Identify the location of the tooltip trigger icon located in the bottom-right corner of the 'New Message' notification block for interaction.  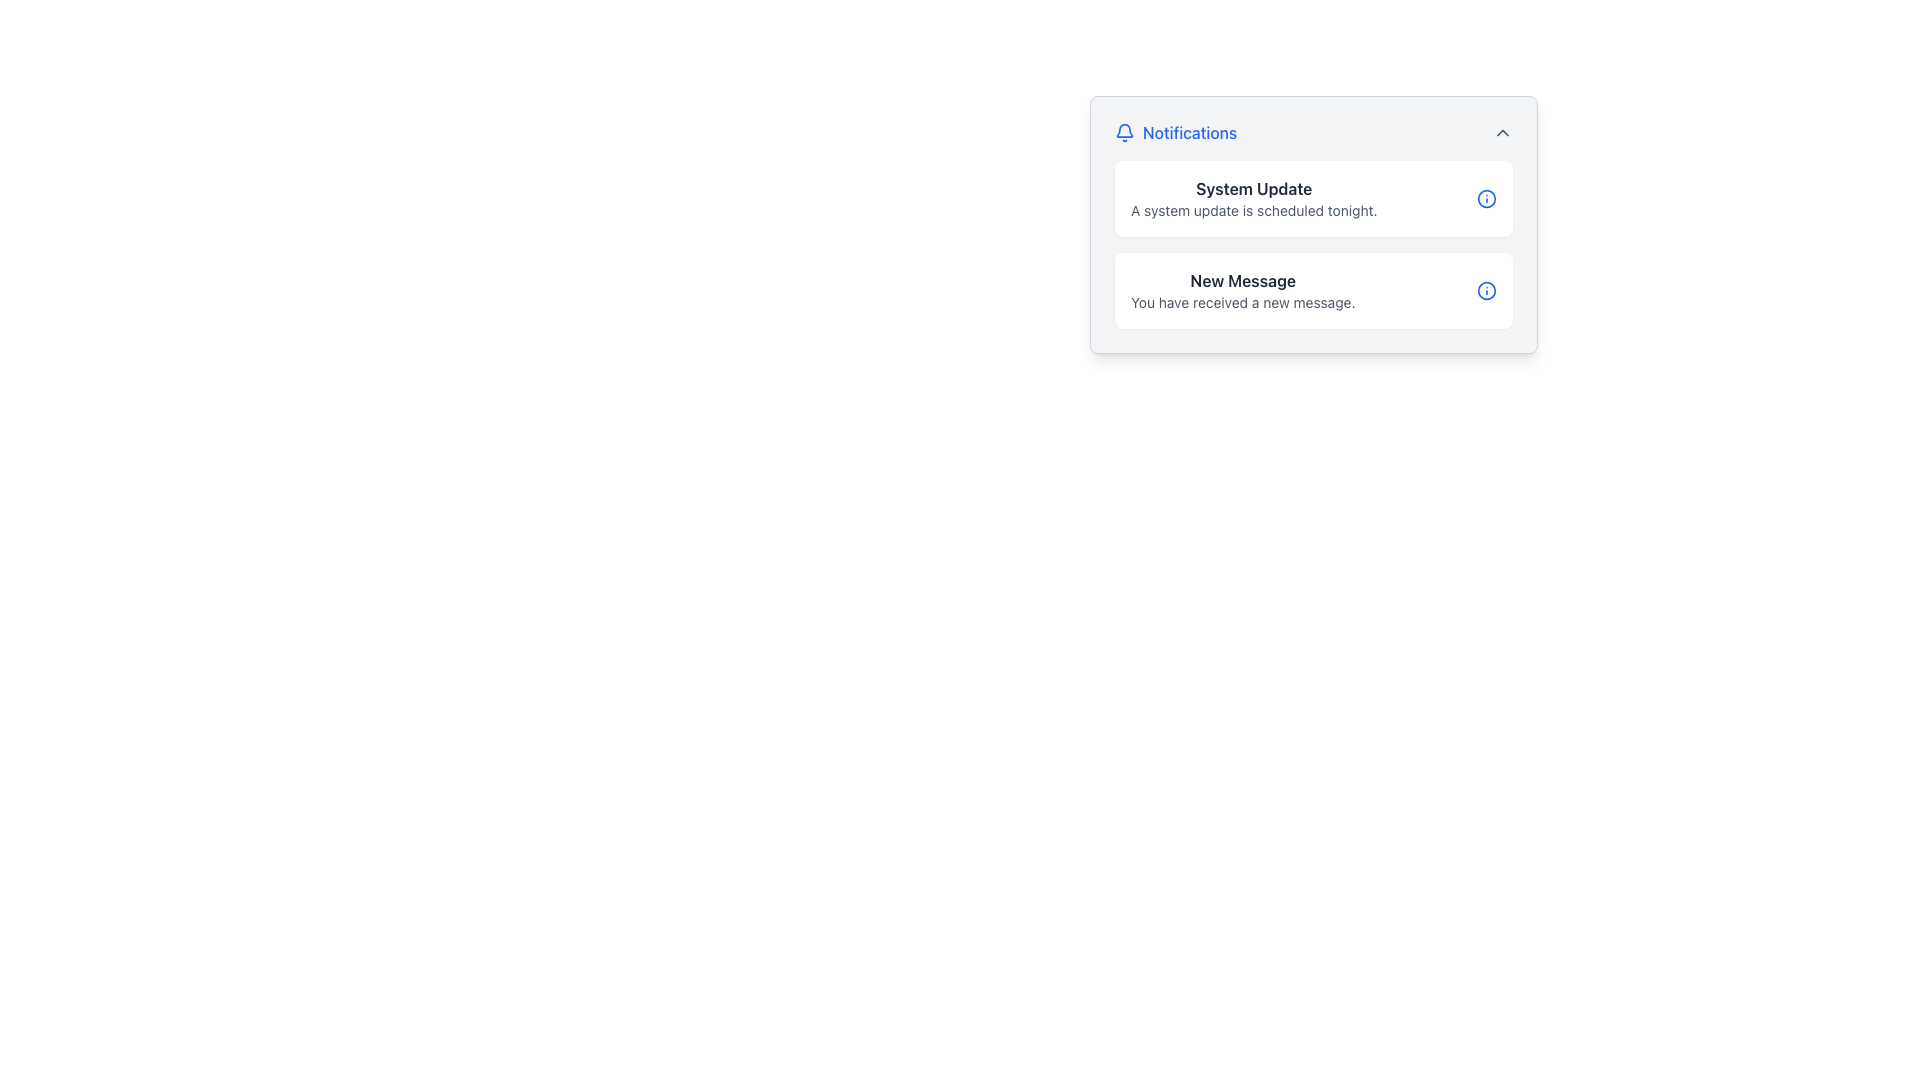
(1487, 290).